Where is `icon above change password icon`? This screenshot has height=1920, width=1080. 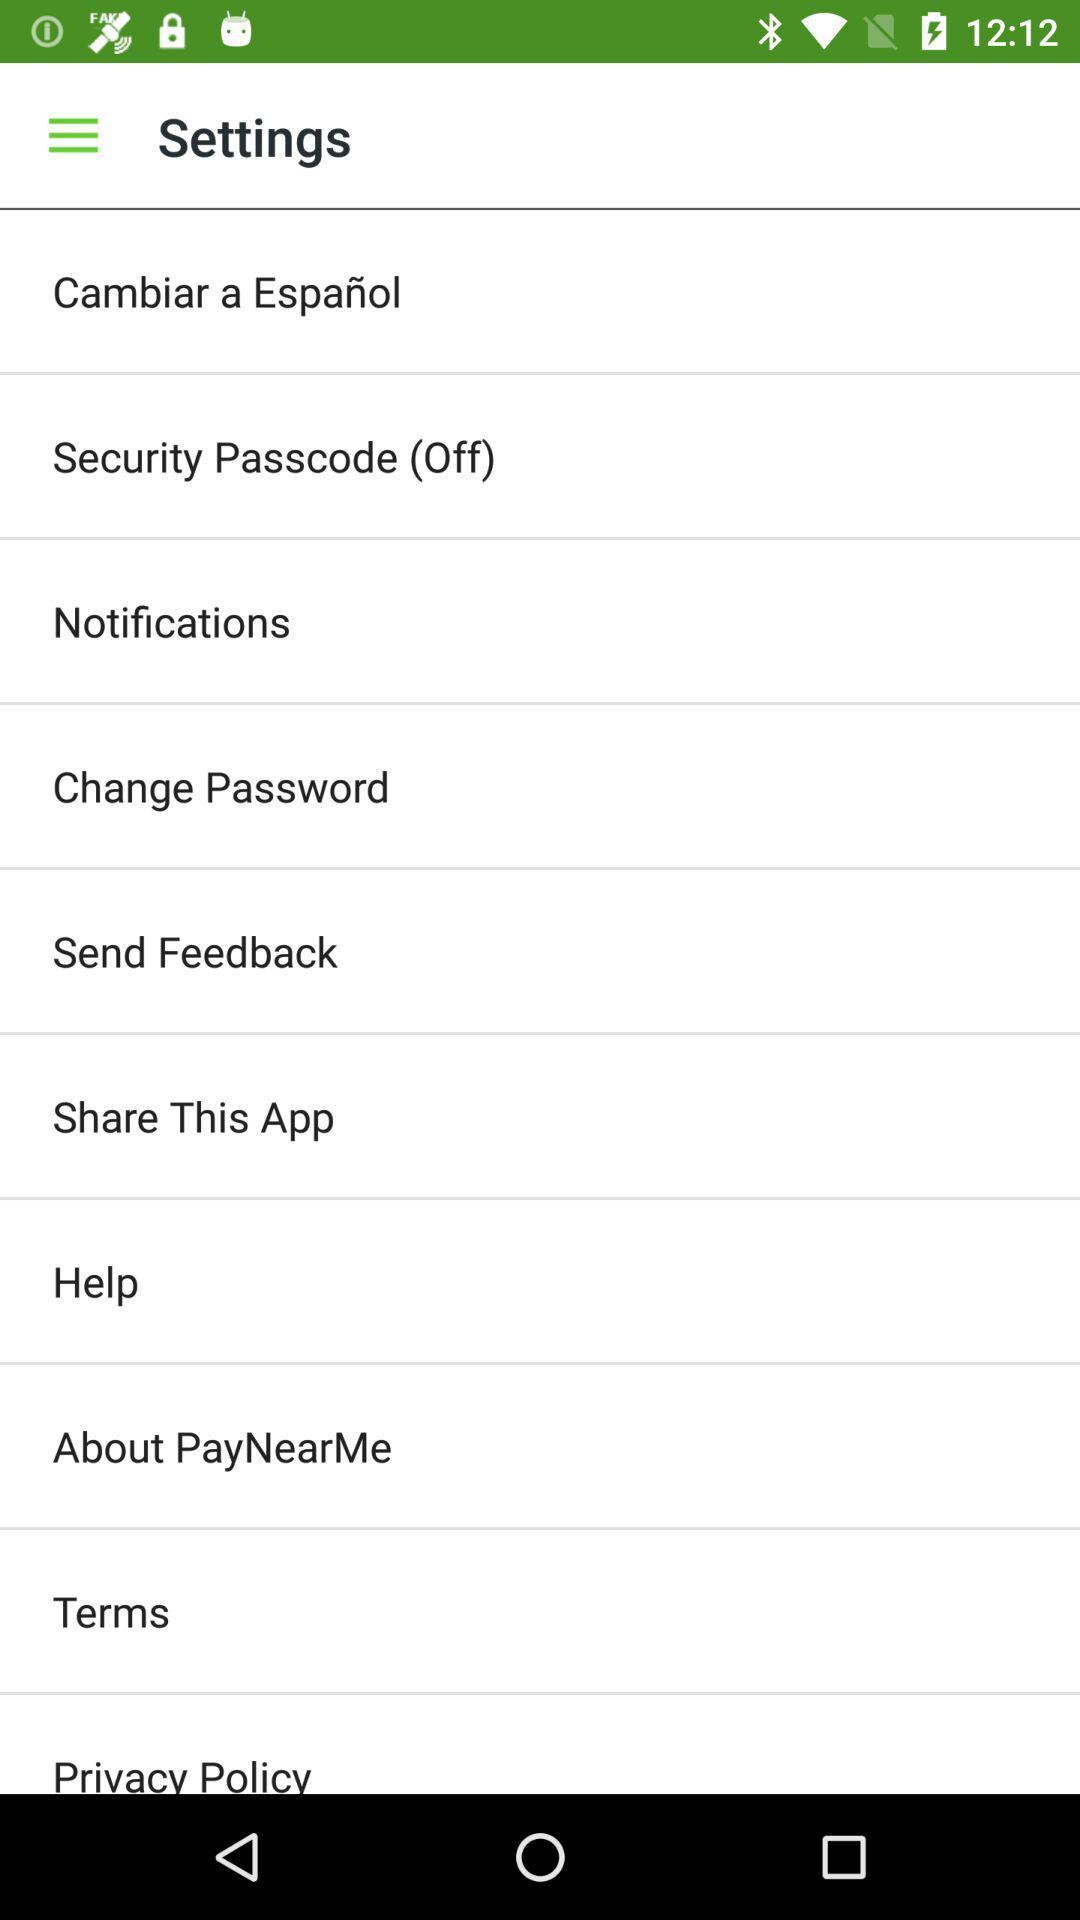
icon above change password icon is located at coordinates (540, 619).